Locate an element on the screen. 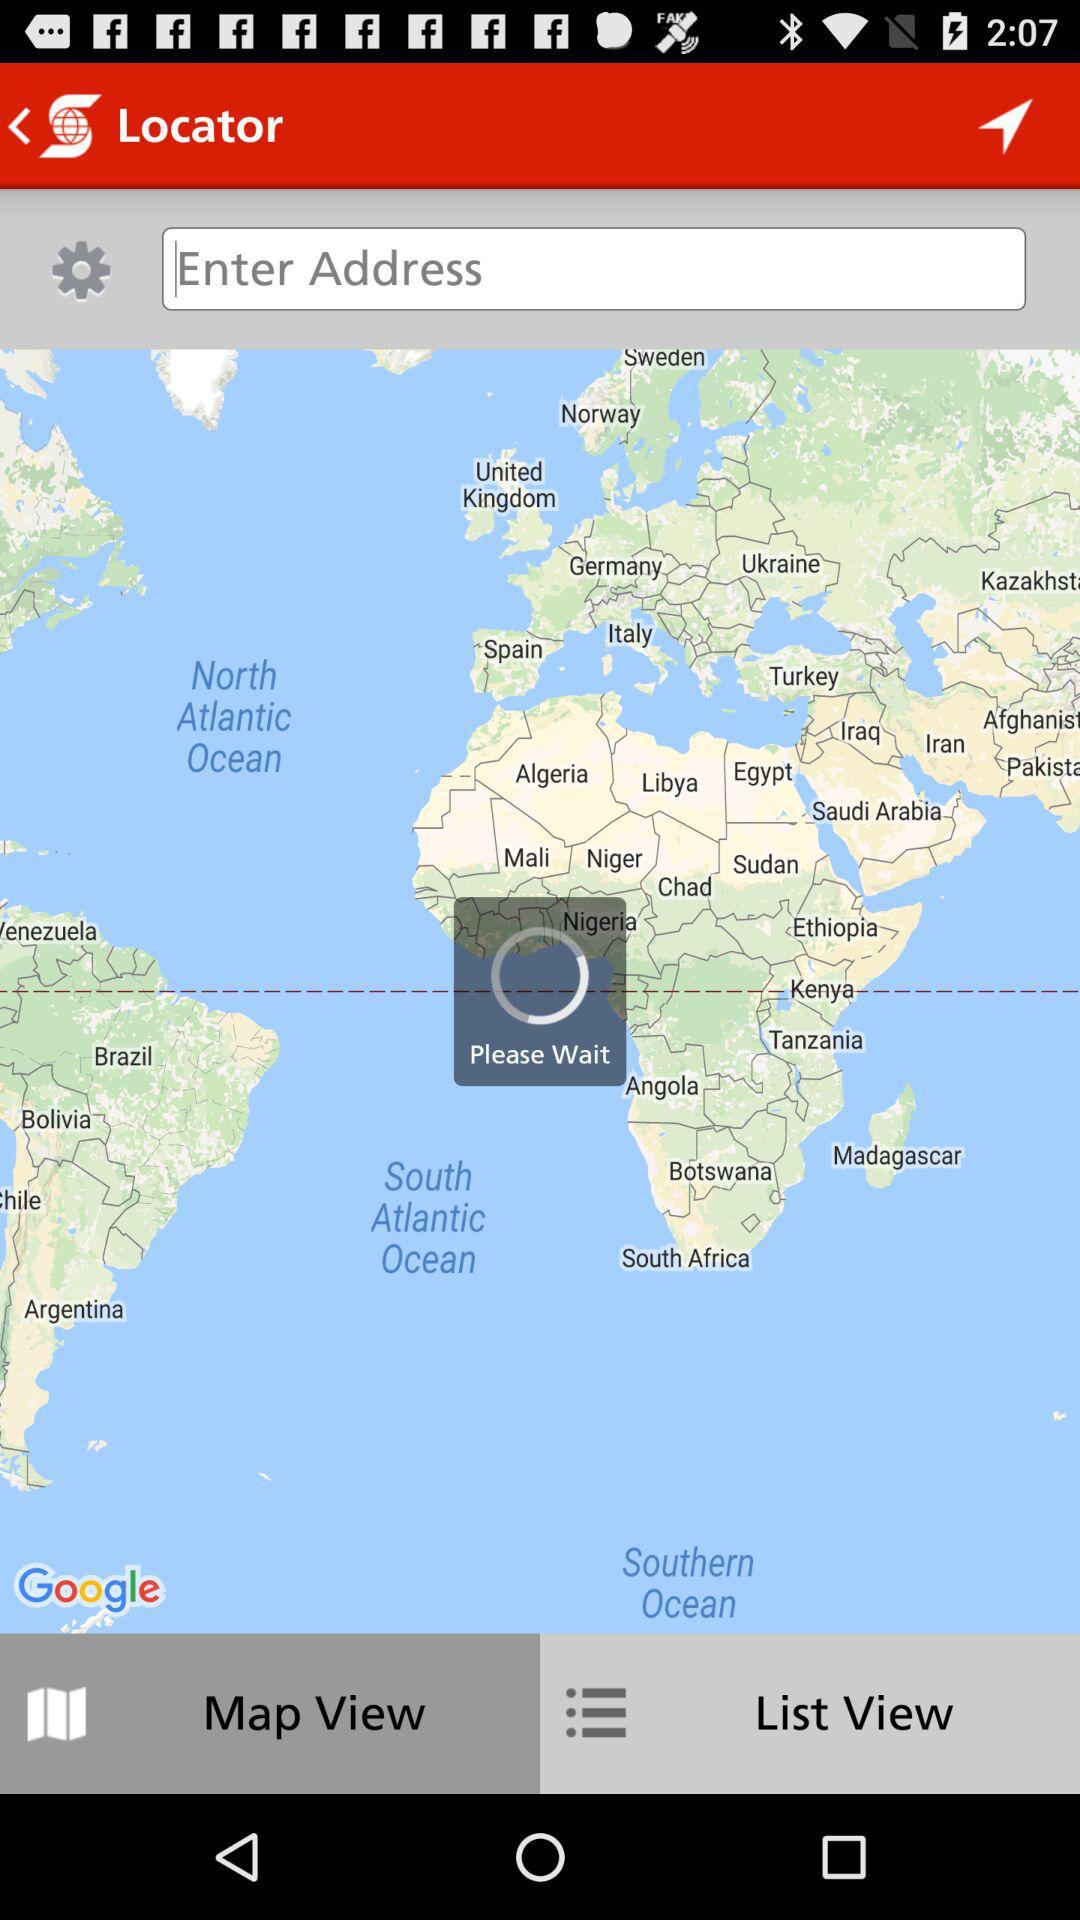 Image resolution: width=1080 pixels, height=1920 pixels. list view icon is located at coordinates (810, 1712).